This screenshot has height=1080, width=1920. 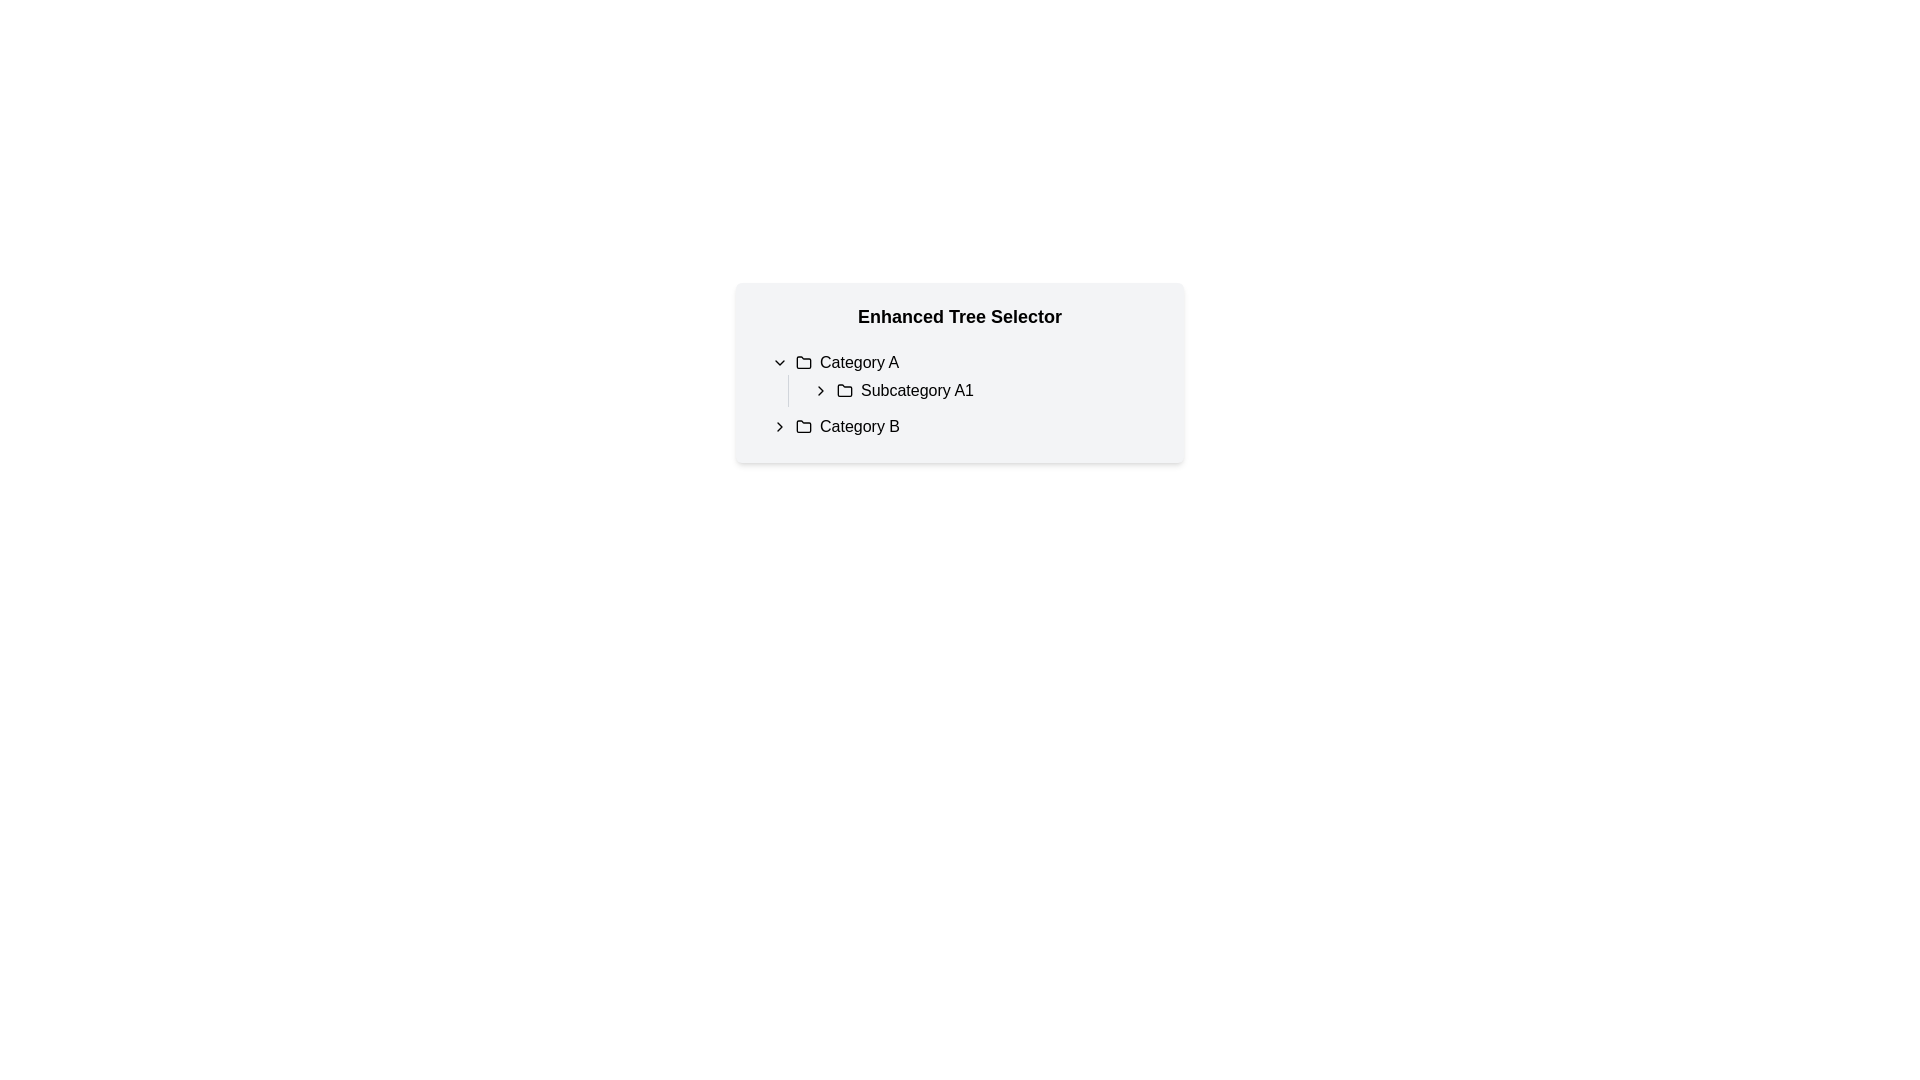 I want to click on the text label that reads 'Category B', so click(x=859, y=426).